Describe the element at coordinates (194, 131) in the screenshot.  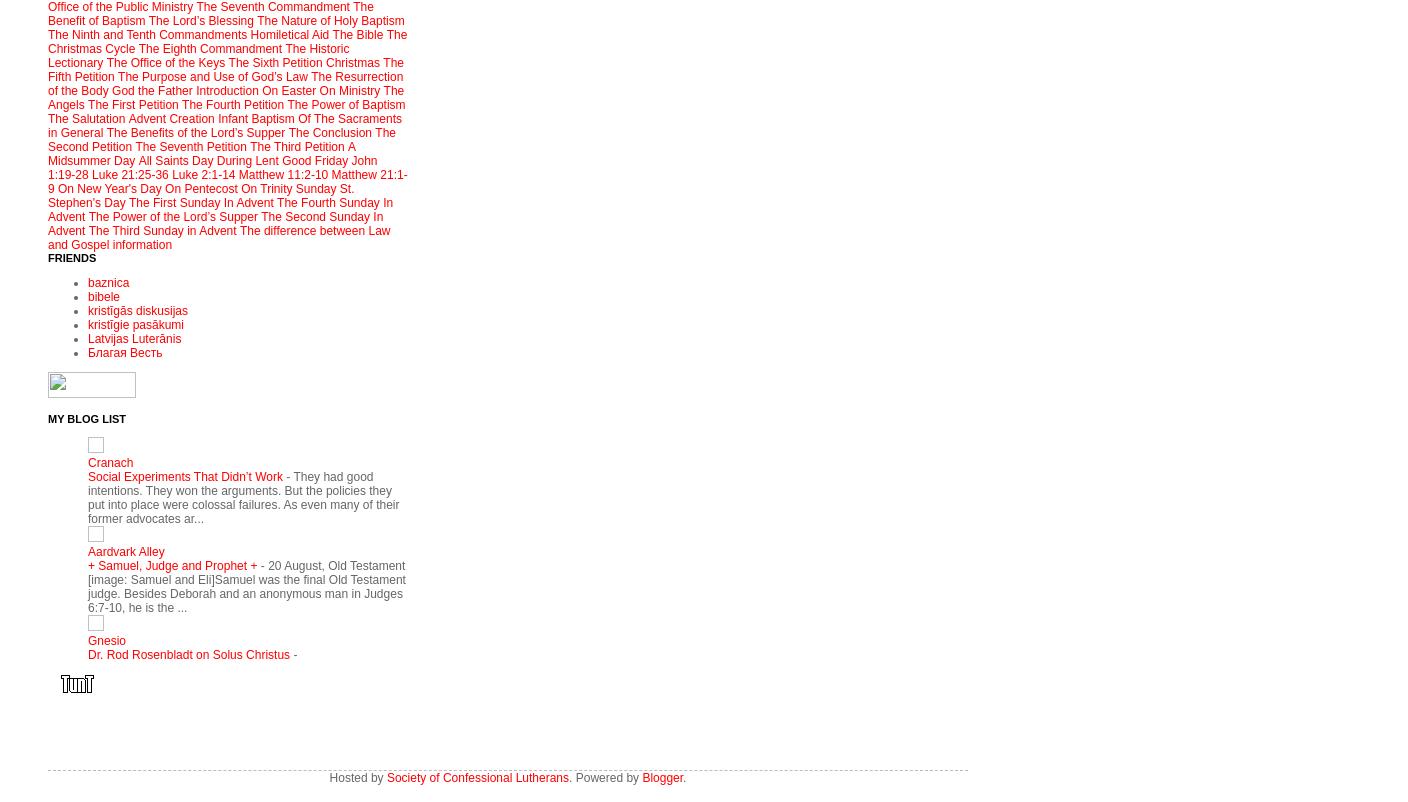
I see `'The Benefits of the Lord’s Supper'` at that location.